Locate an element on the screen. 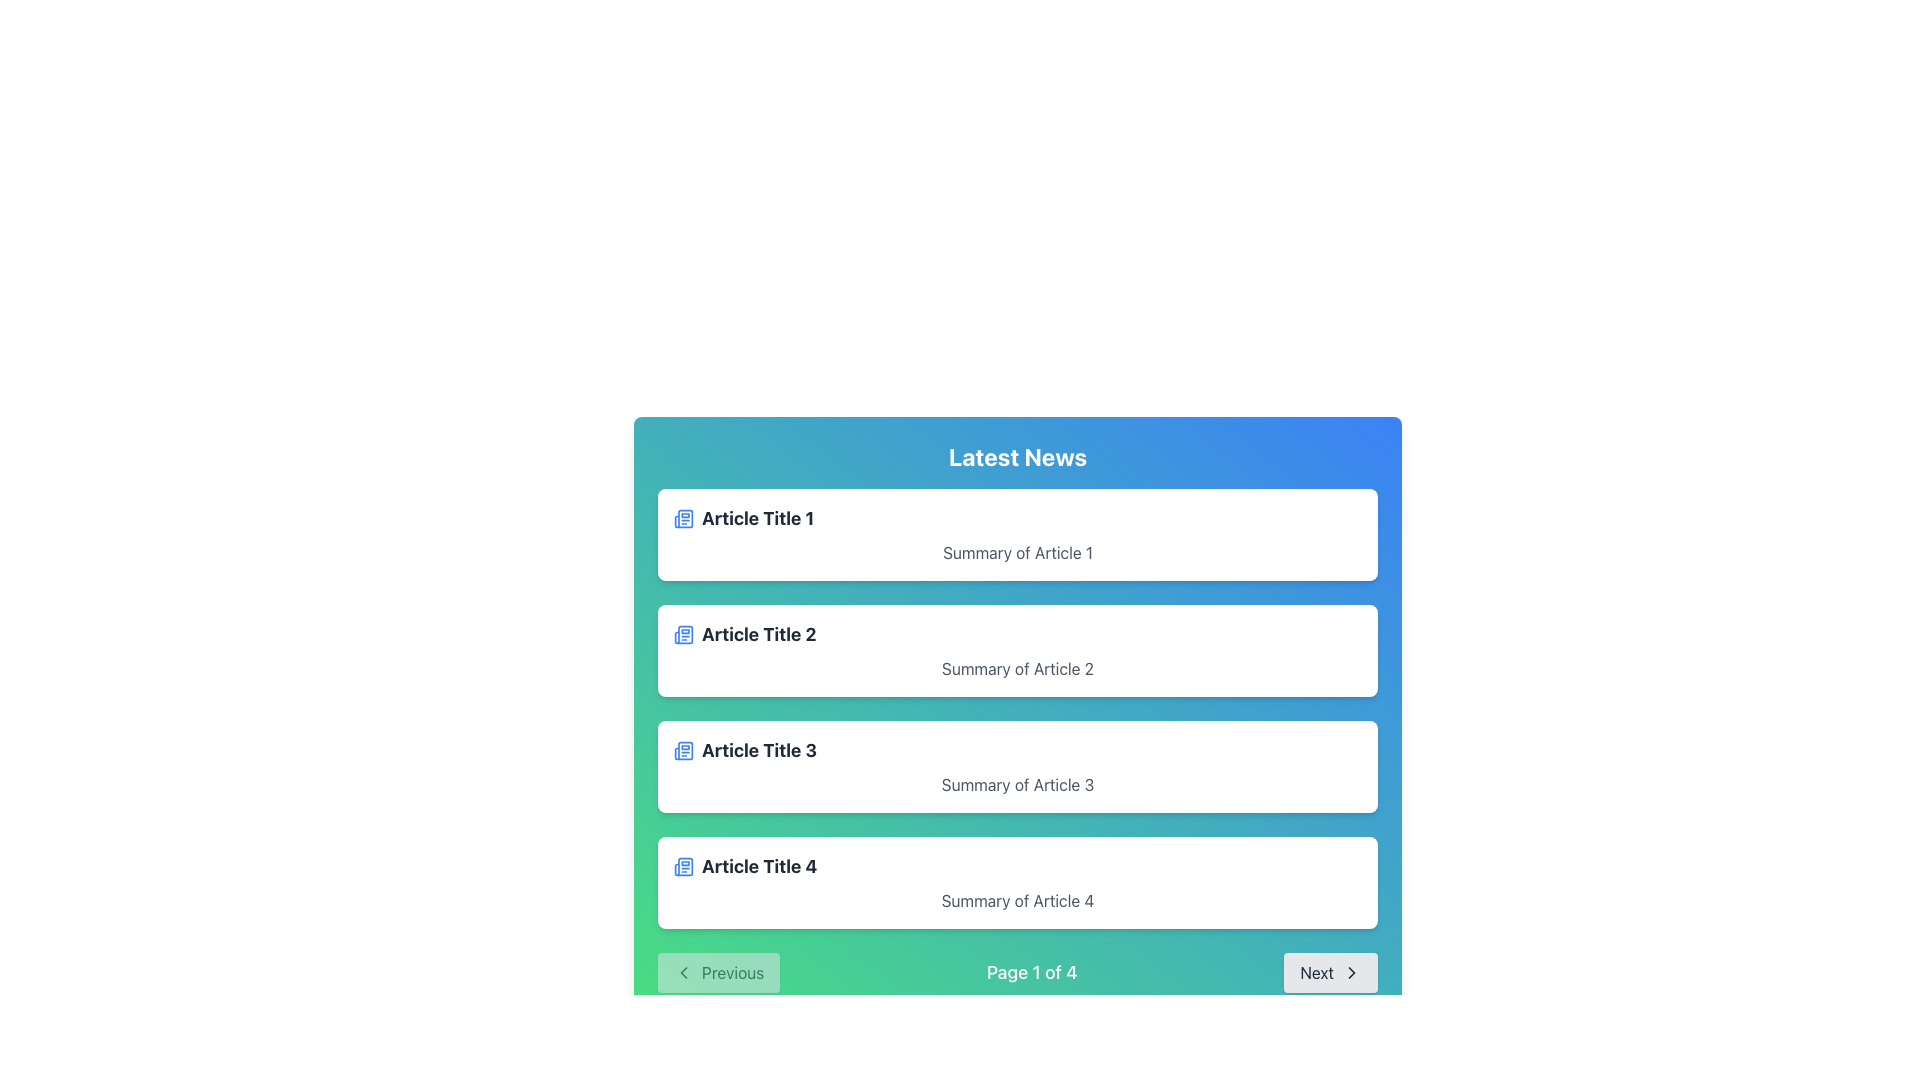  the blue-themed document or newspaper icon located to the left of 'Article Title 3' in the third row to focus on the associated article is located at coordinates (684, 751).